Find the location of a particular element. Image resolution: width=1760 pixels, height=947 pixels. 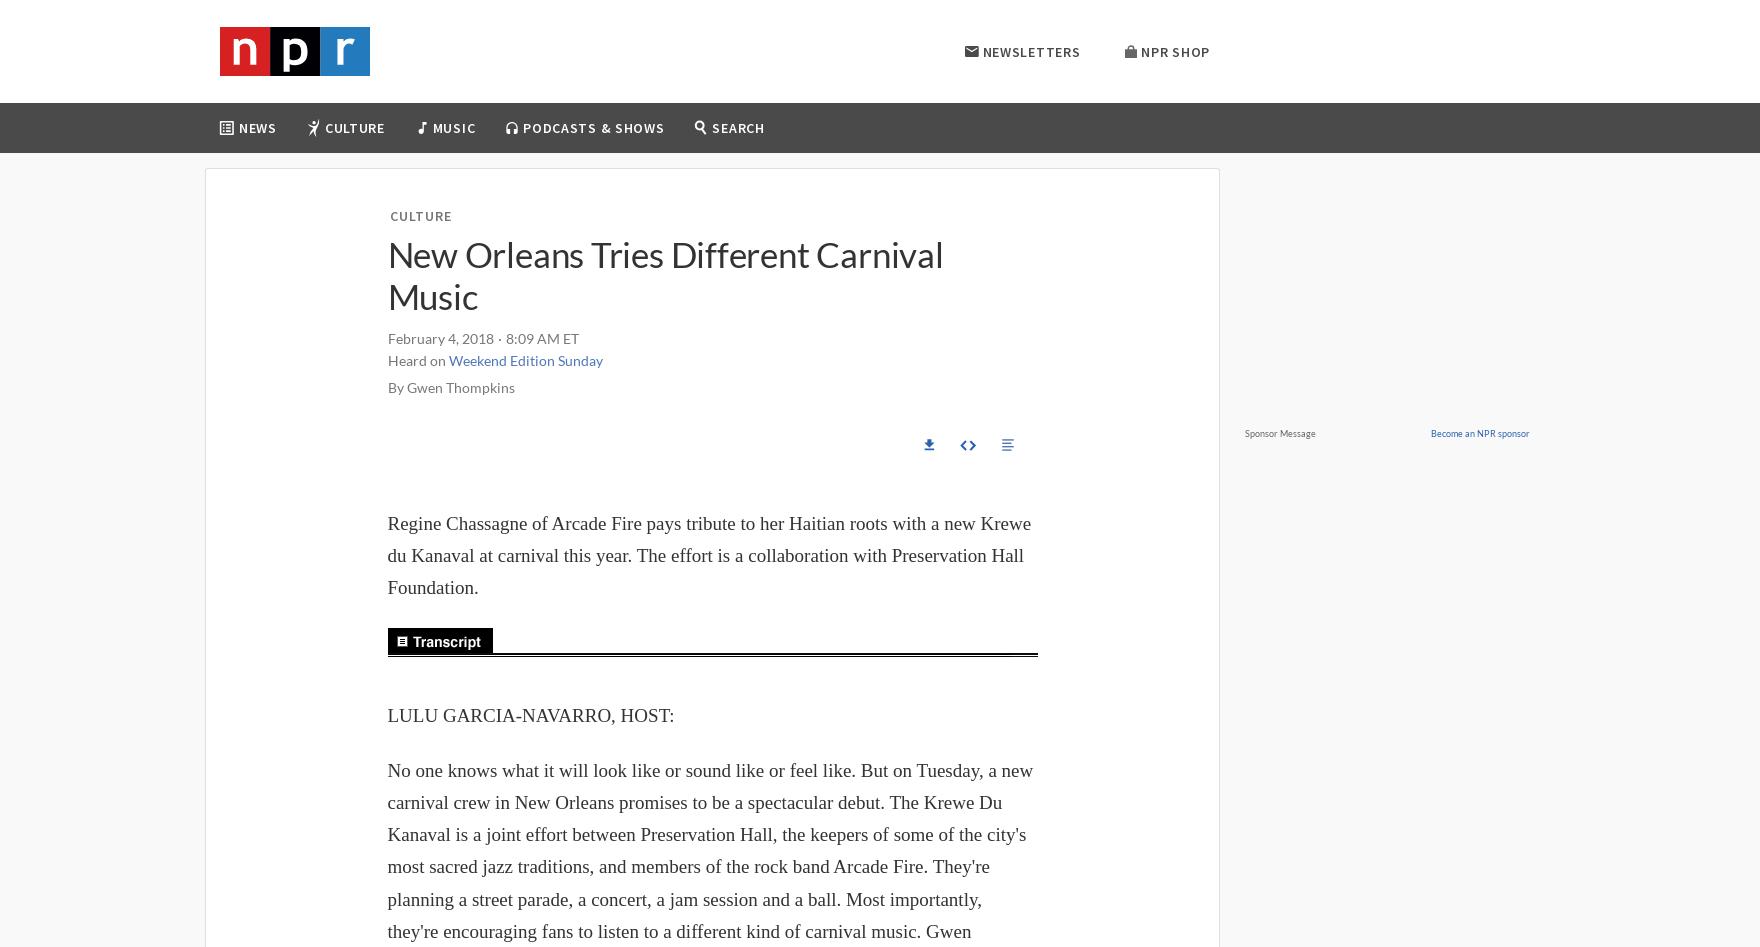

'Search' is located at coordinates (736, 127).